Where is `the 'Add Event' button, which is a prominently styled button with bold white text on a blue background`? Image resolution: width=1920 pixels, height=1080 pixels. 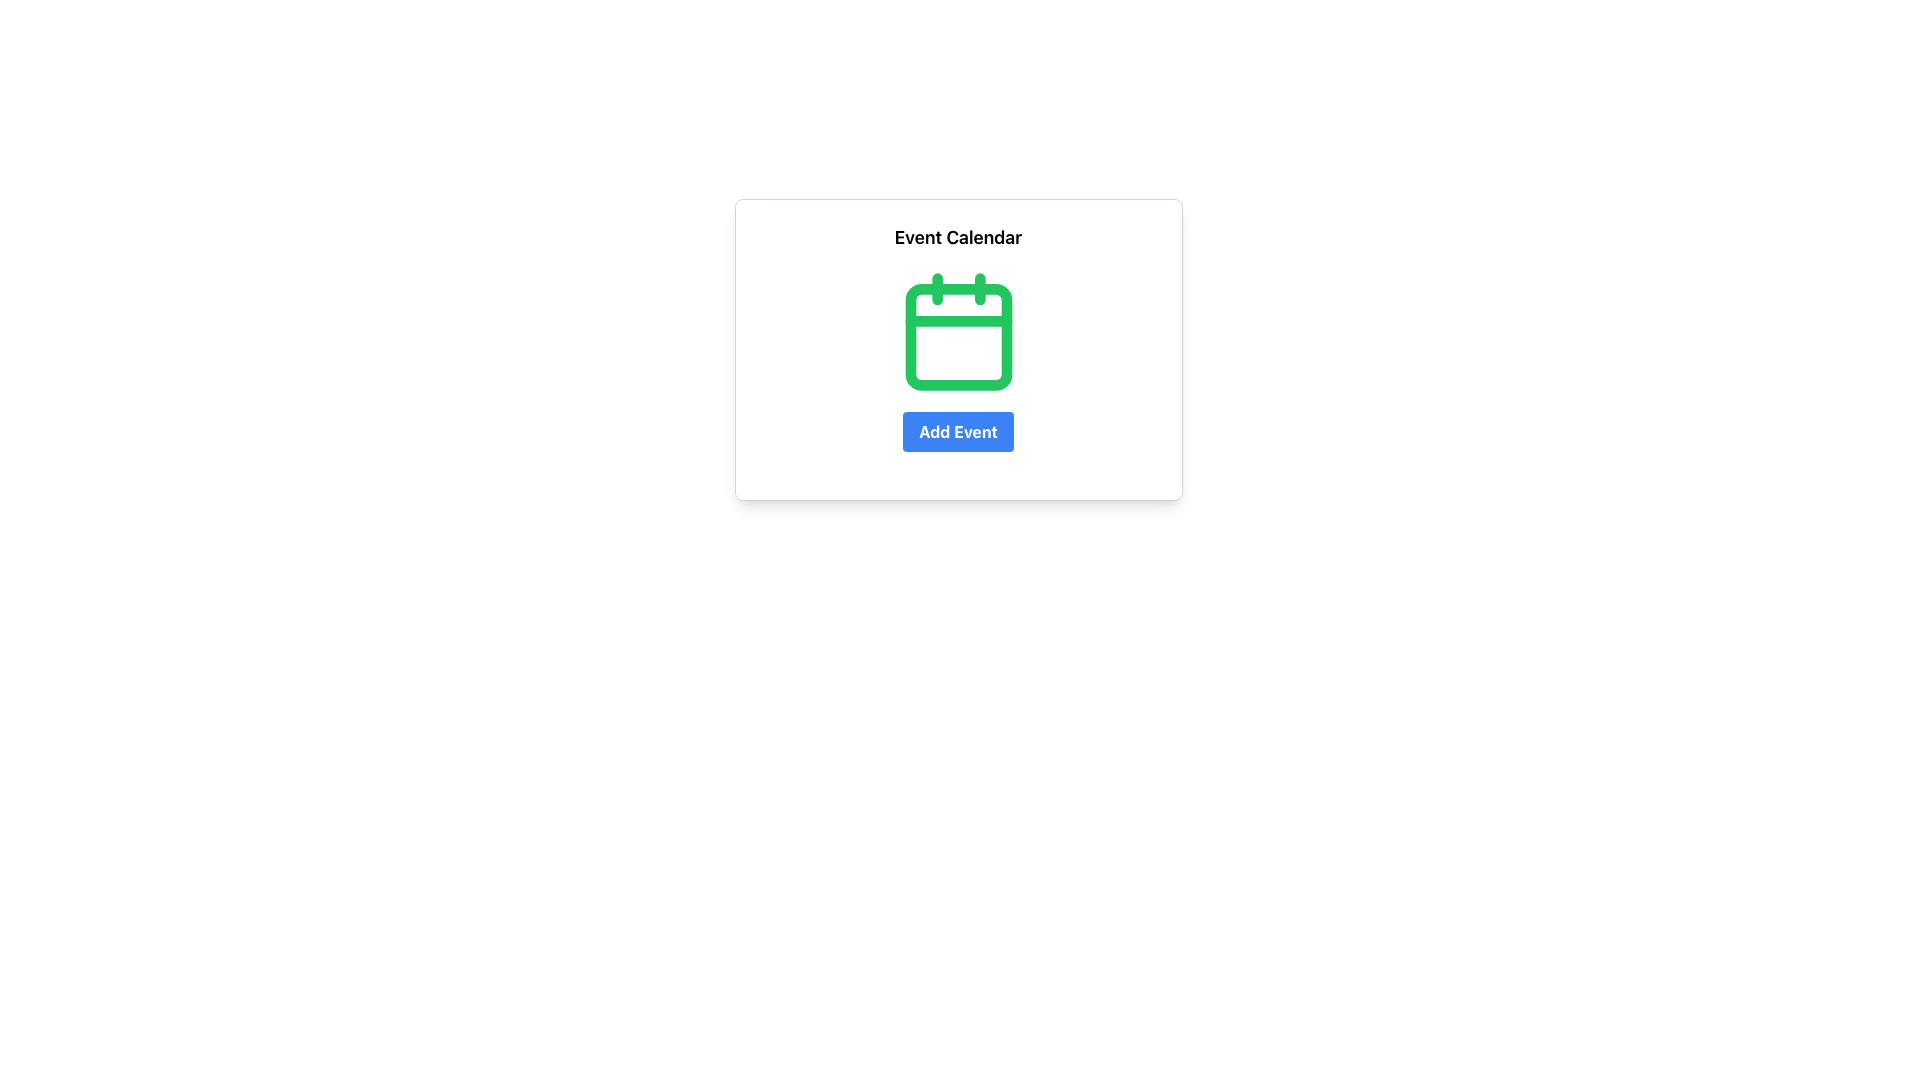 the 'Add Event' button, which is a prominently styled button with bold white text on a blue background is located at coordinates (957, 431).